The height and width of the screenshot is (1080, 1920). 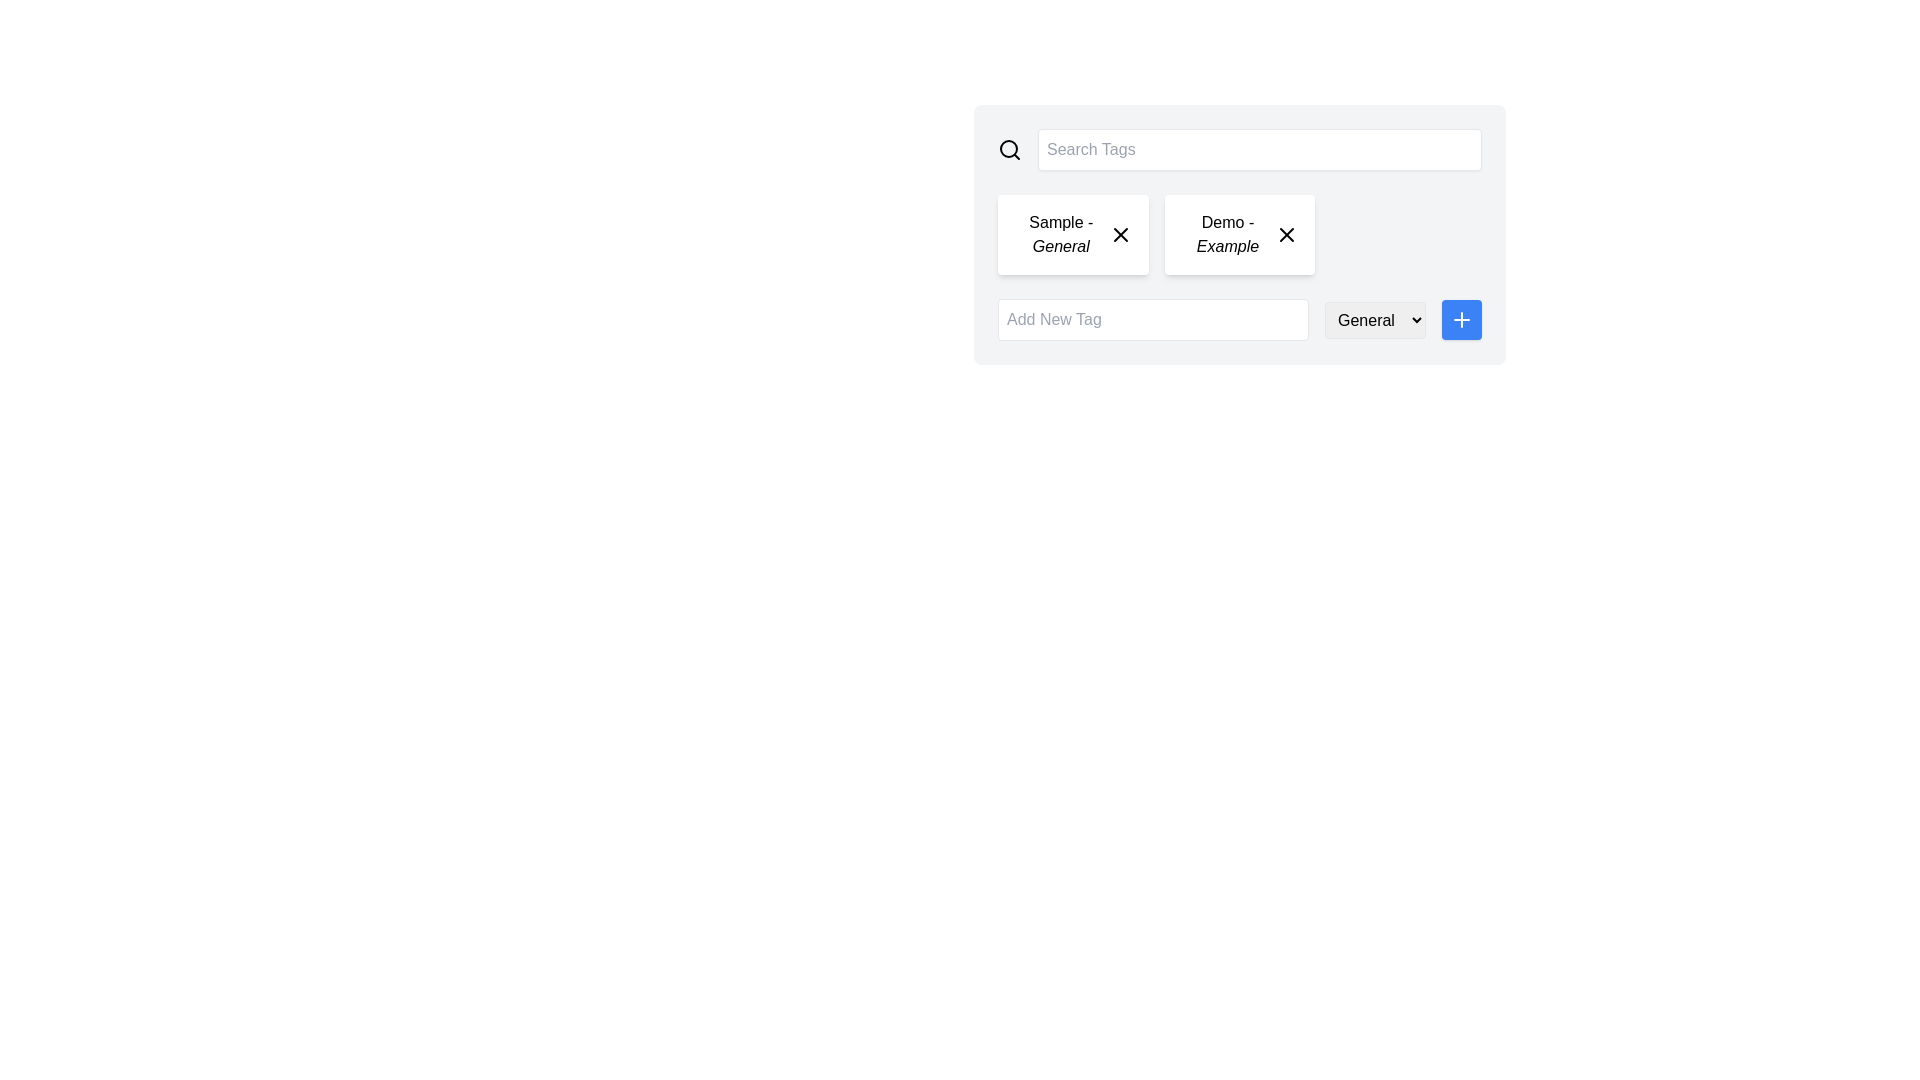 What do you see at coordinates (1227, 245) in the screenshot?
I see `static text label located in the bottom half of the 'Demo - Example' card, positioned to the right of the 'Sample - General' card` at bounding box center [1227, 245].